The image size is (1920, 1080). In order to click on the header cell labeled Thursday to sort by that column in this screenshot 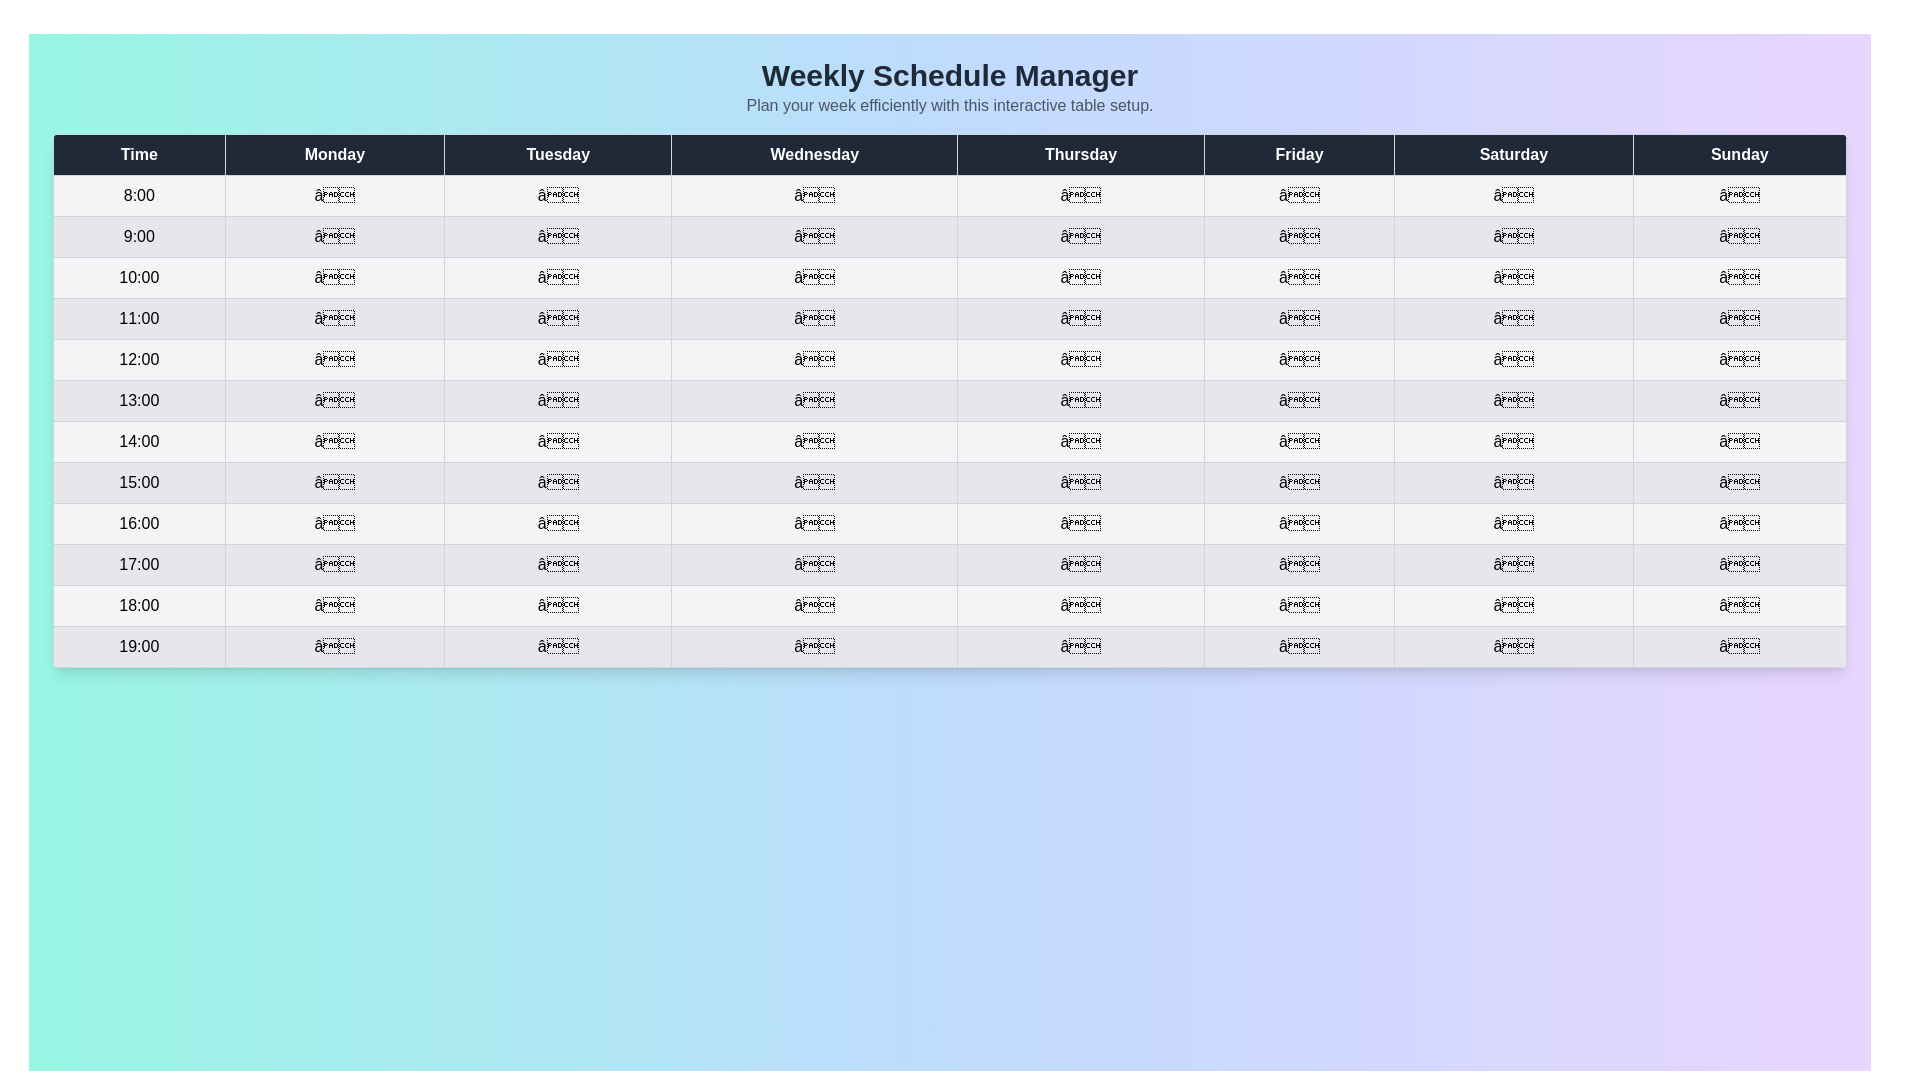, I will do `click(1079, 153)`.